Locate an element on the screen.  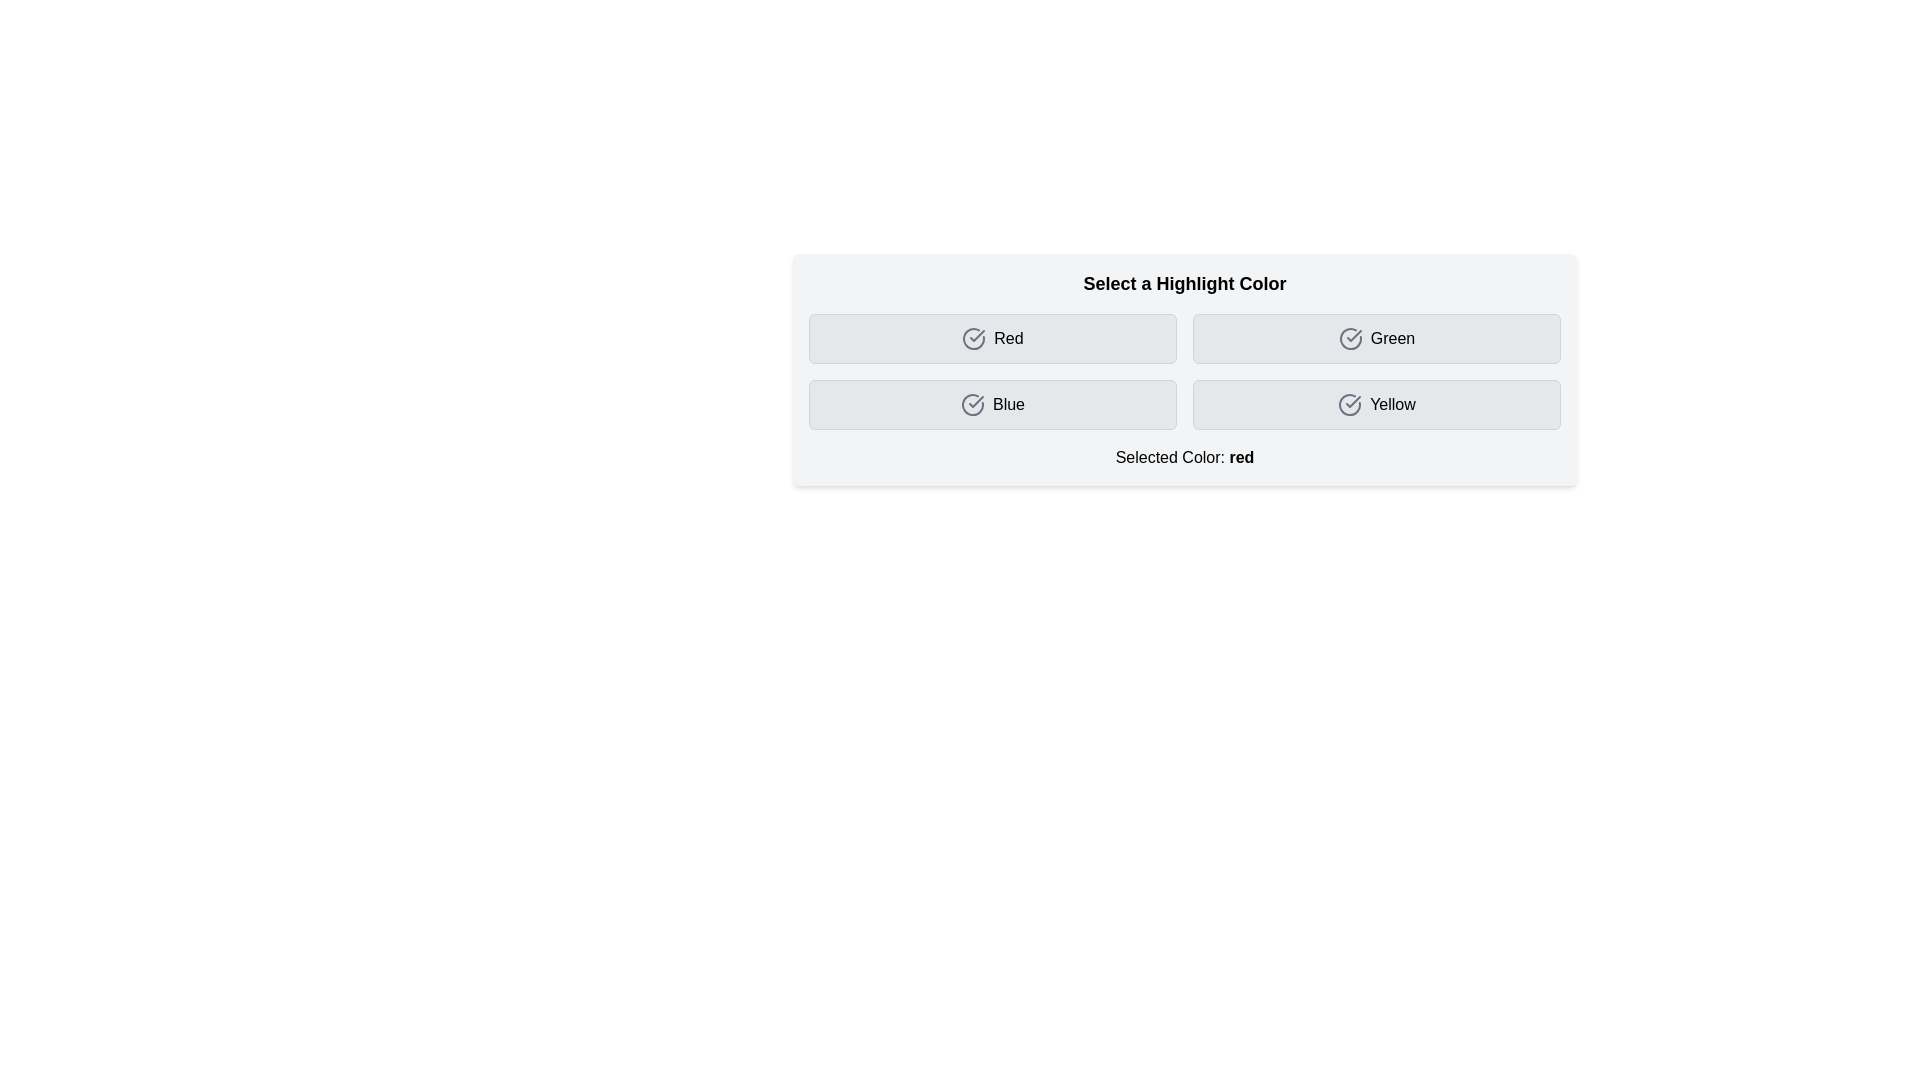
the button corresponding to the color Green is located at coordinates (1376, 338).